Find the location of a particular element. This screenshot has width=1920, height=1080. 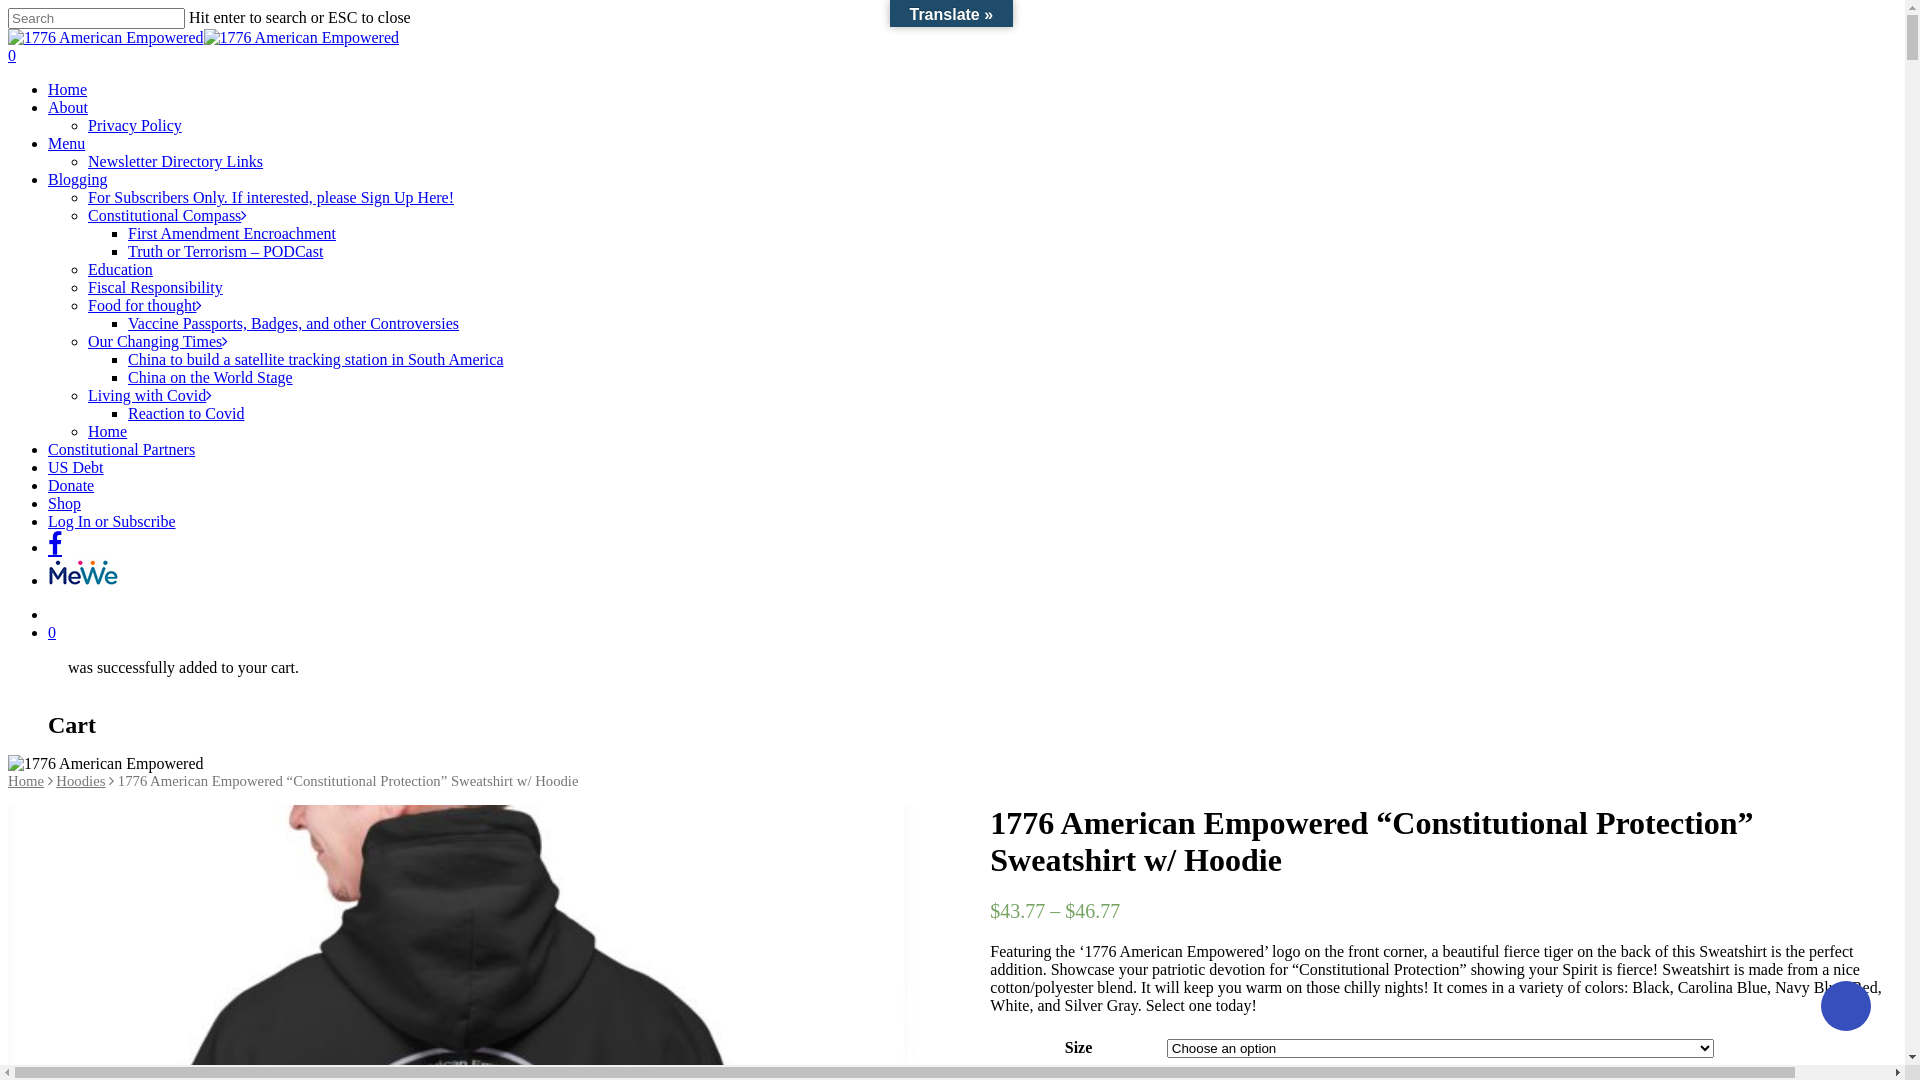

'Food for thought' is located at coordinates (143, 305).